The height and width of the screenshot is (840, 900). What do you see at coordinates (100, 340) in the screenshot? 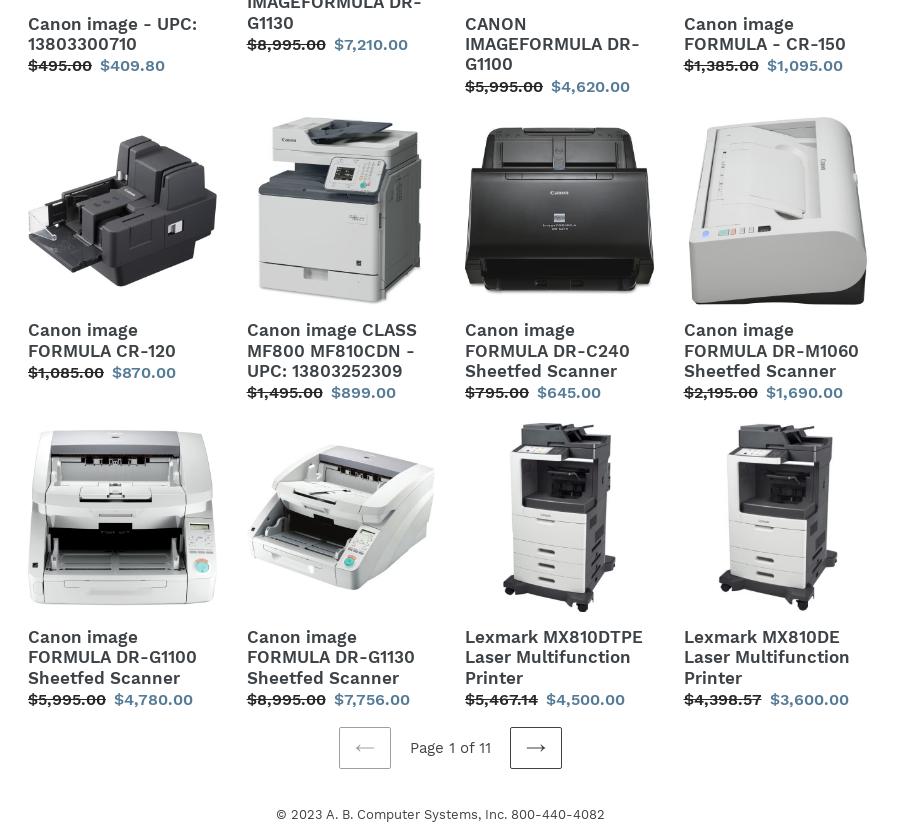
I see `'Canon image FORMULA CR-120'` at bounding box center [100, 340].